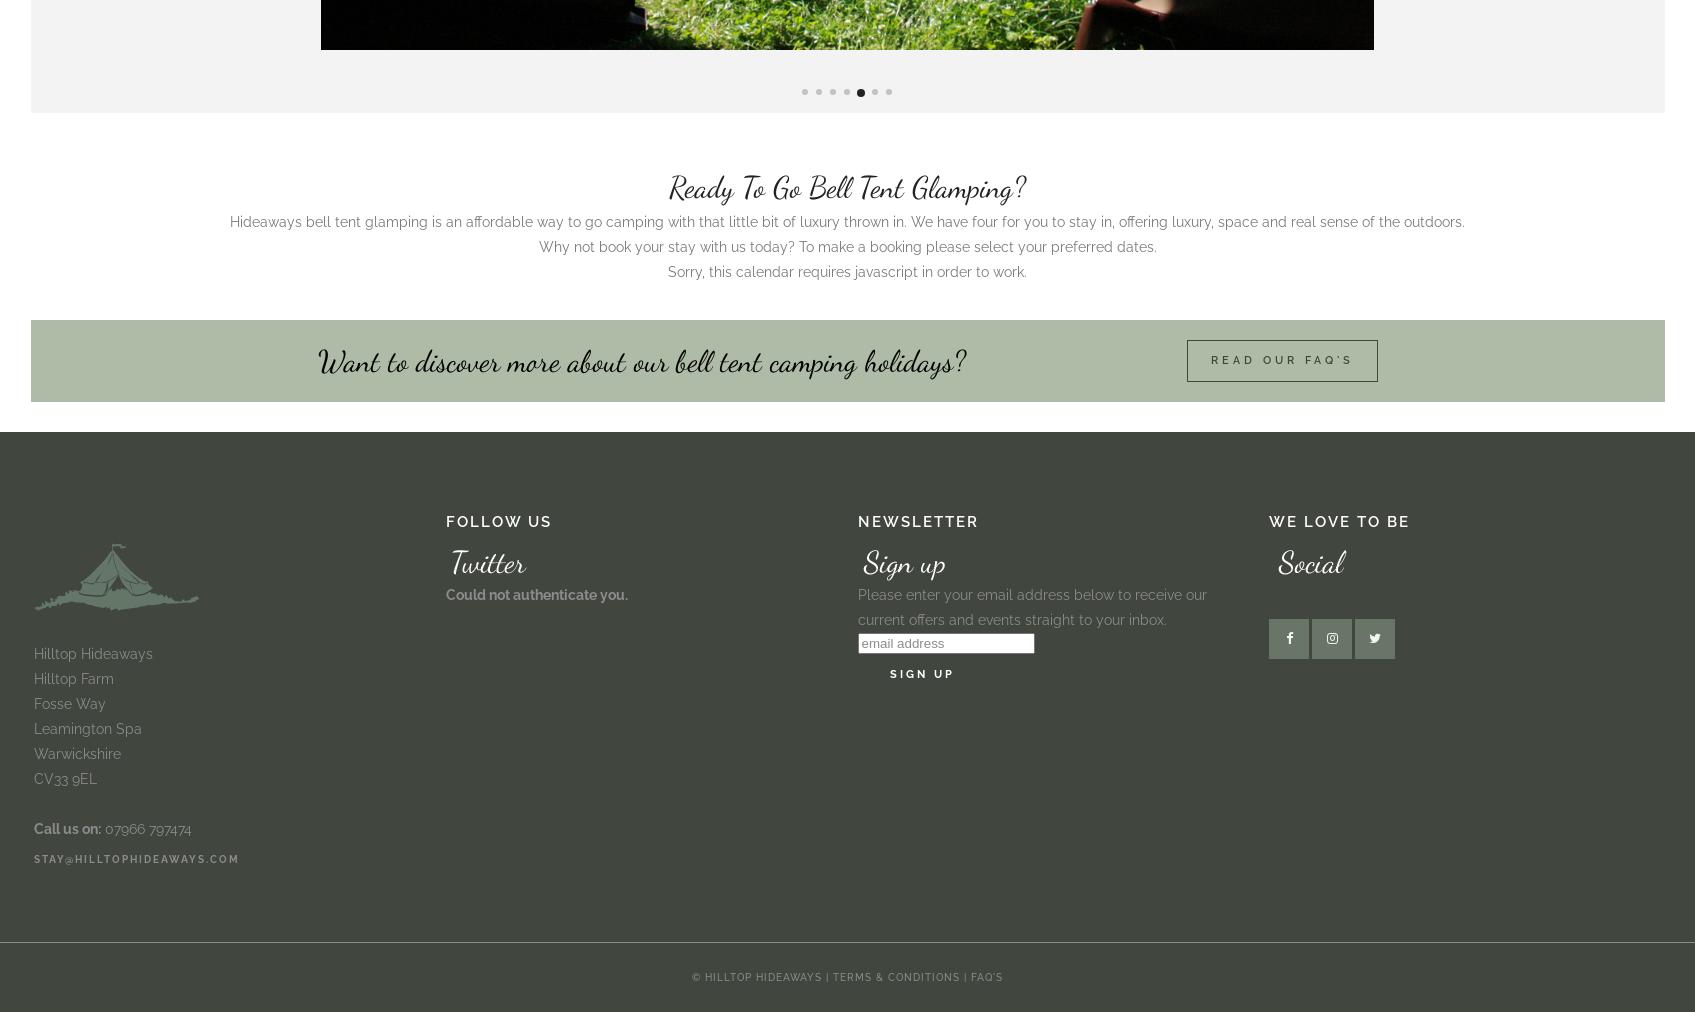 The height and width of the screenshot is (1012, 1695). What do you see at coordinates (92, 653) in the screenshot?
I see `'Hilltop Hideaways'` at bounding box center [92, 653].